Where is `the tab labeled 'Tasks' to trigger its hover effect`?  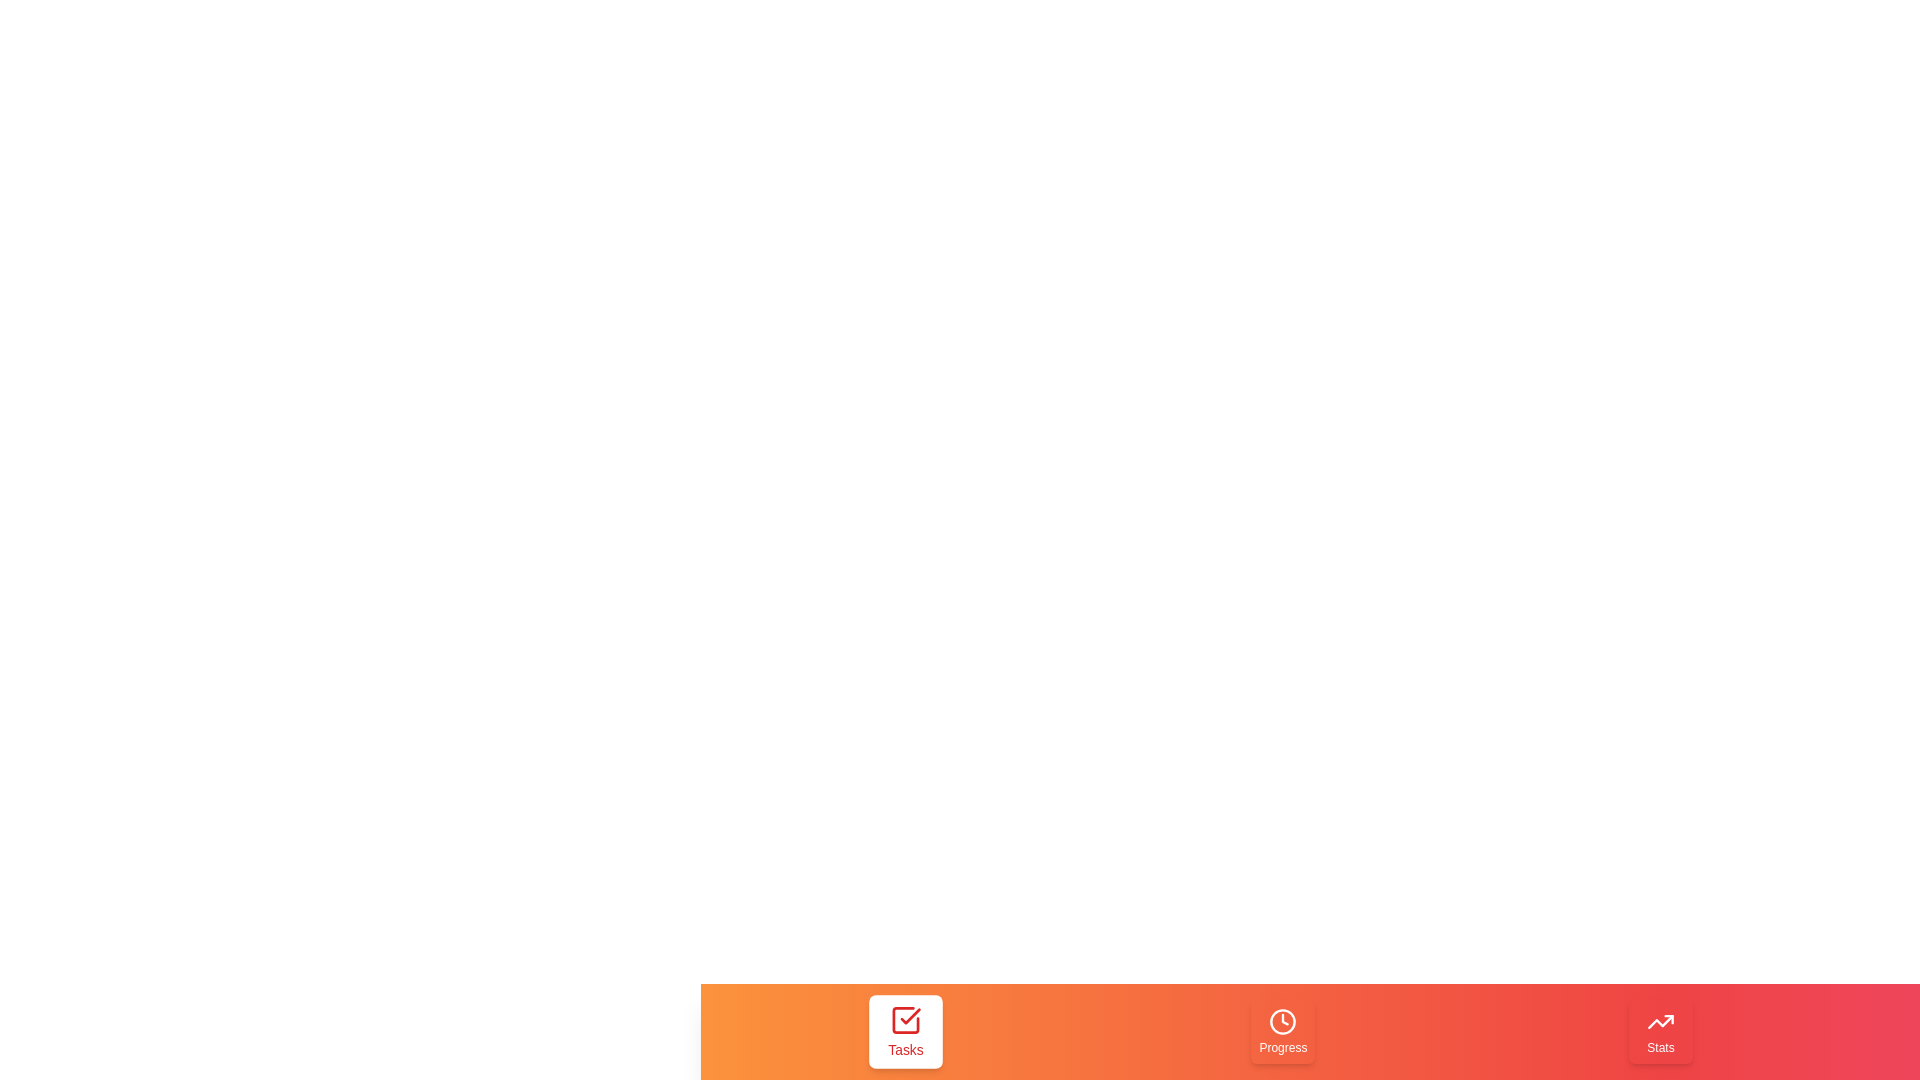
the tab labeled 'Tasks' to trigger its hover effect is located at coordinates (904, 1032).